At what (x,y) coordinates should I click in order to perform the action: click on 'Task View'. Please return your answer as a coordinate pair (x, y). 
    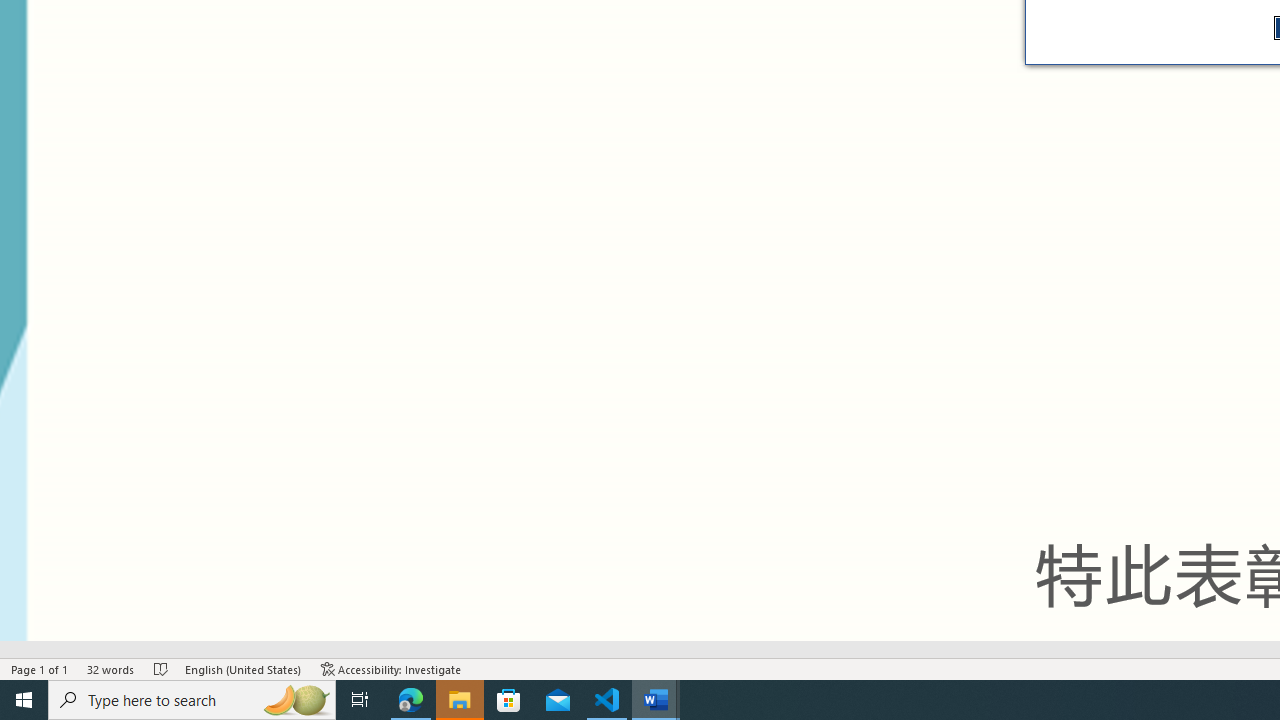
    Looking at the image, I should click on (359, 698).